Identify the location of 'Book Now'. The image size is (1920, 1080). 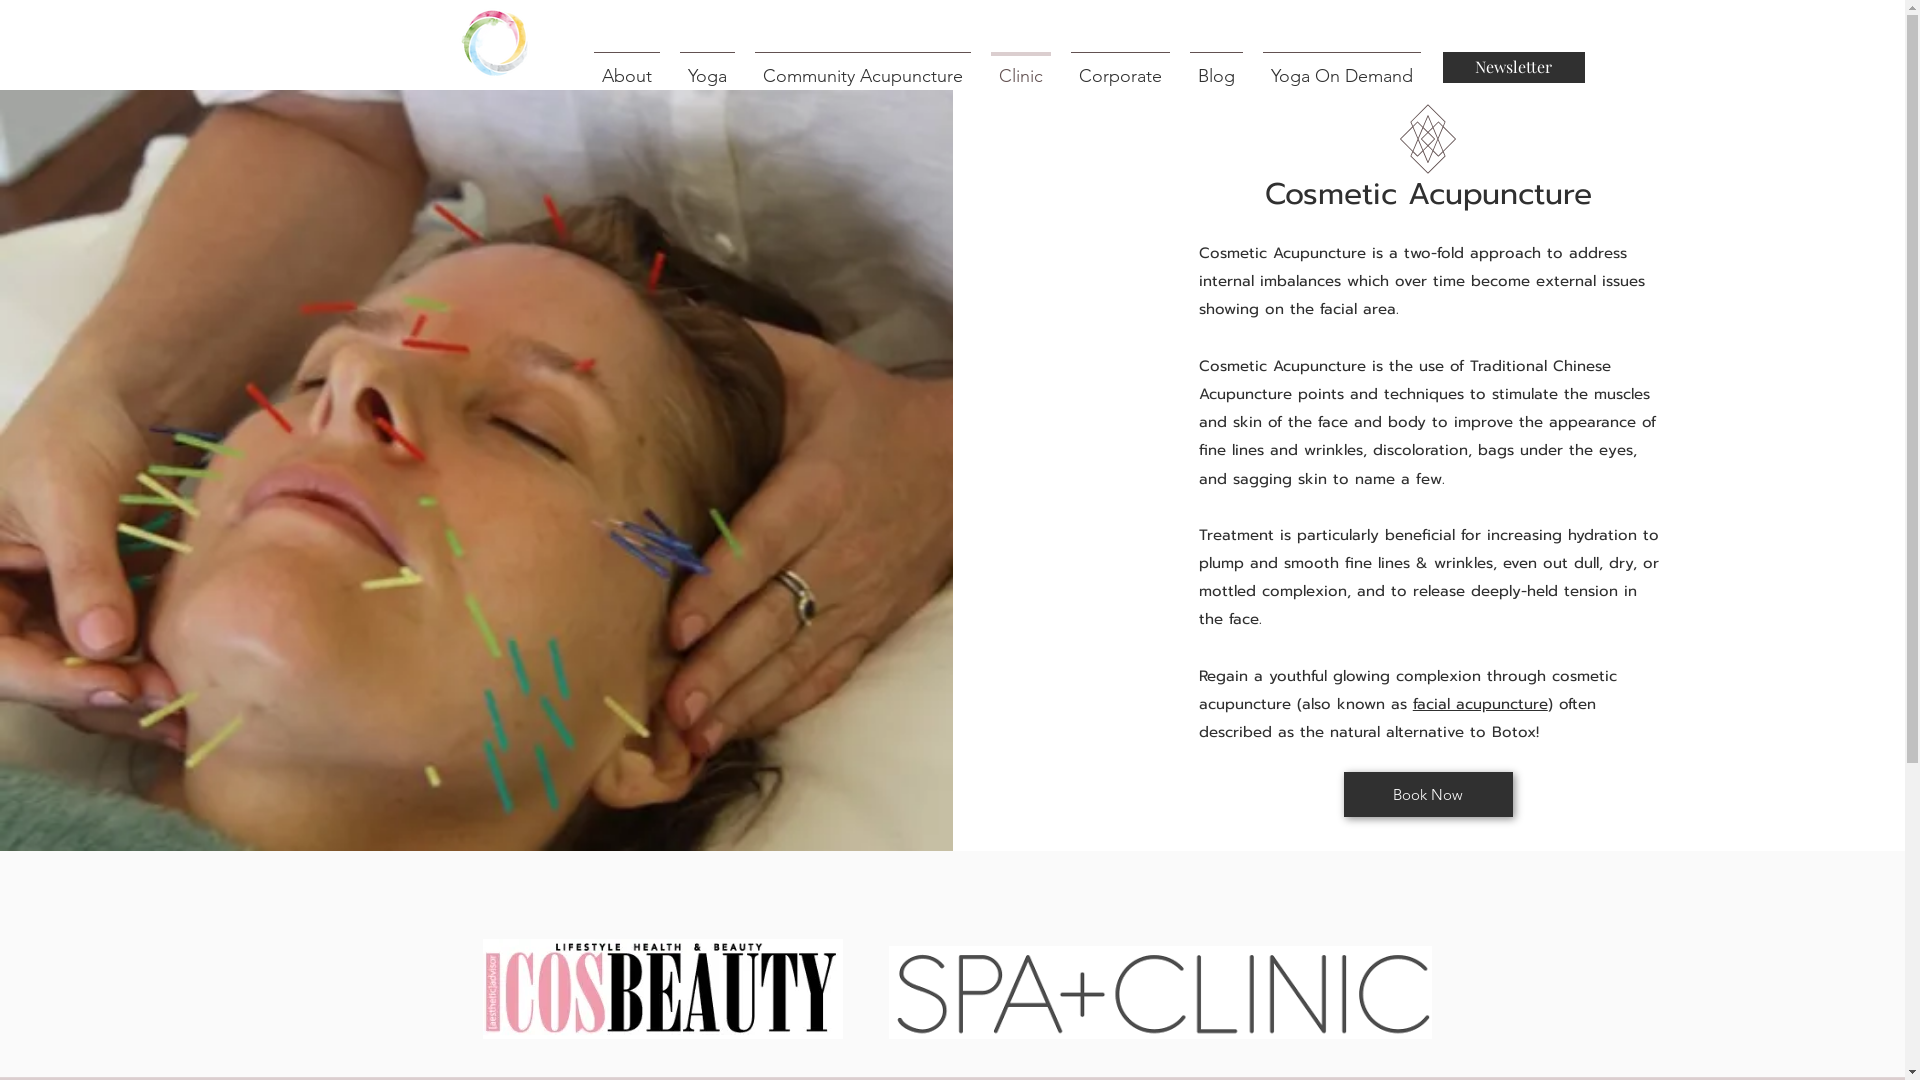
(1427, 793).